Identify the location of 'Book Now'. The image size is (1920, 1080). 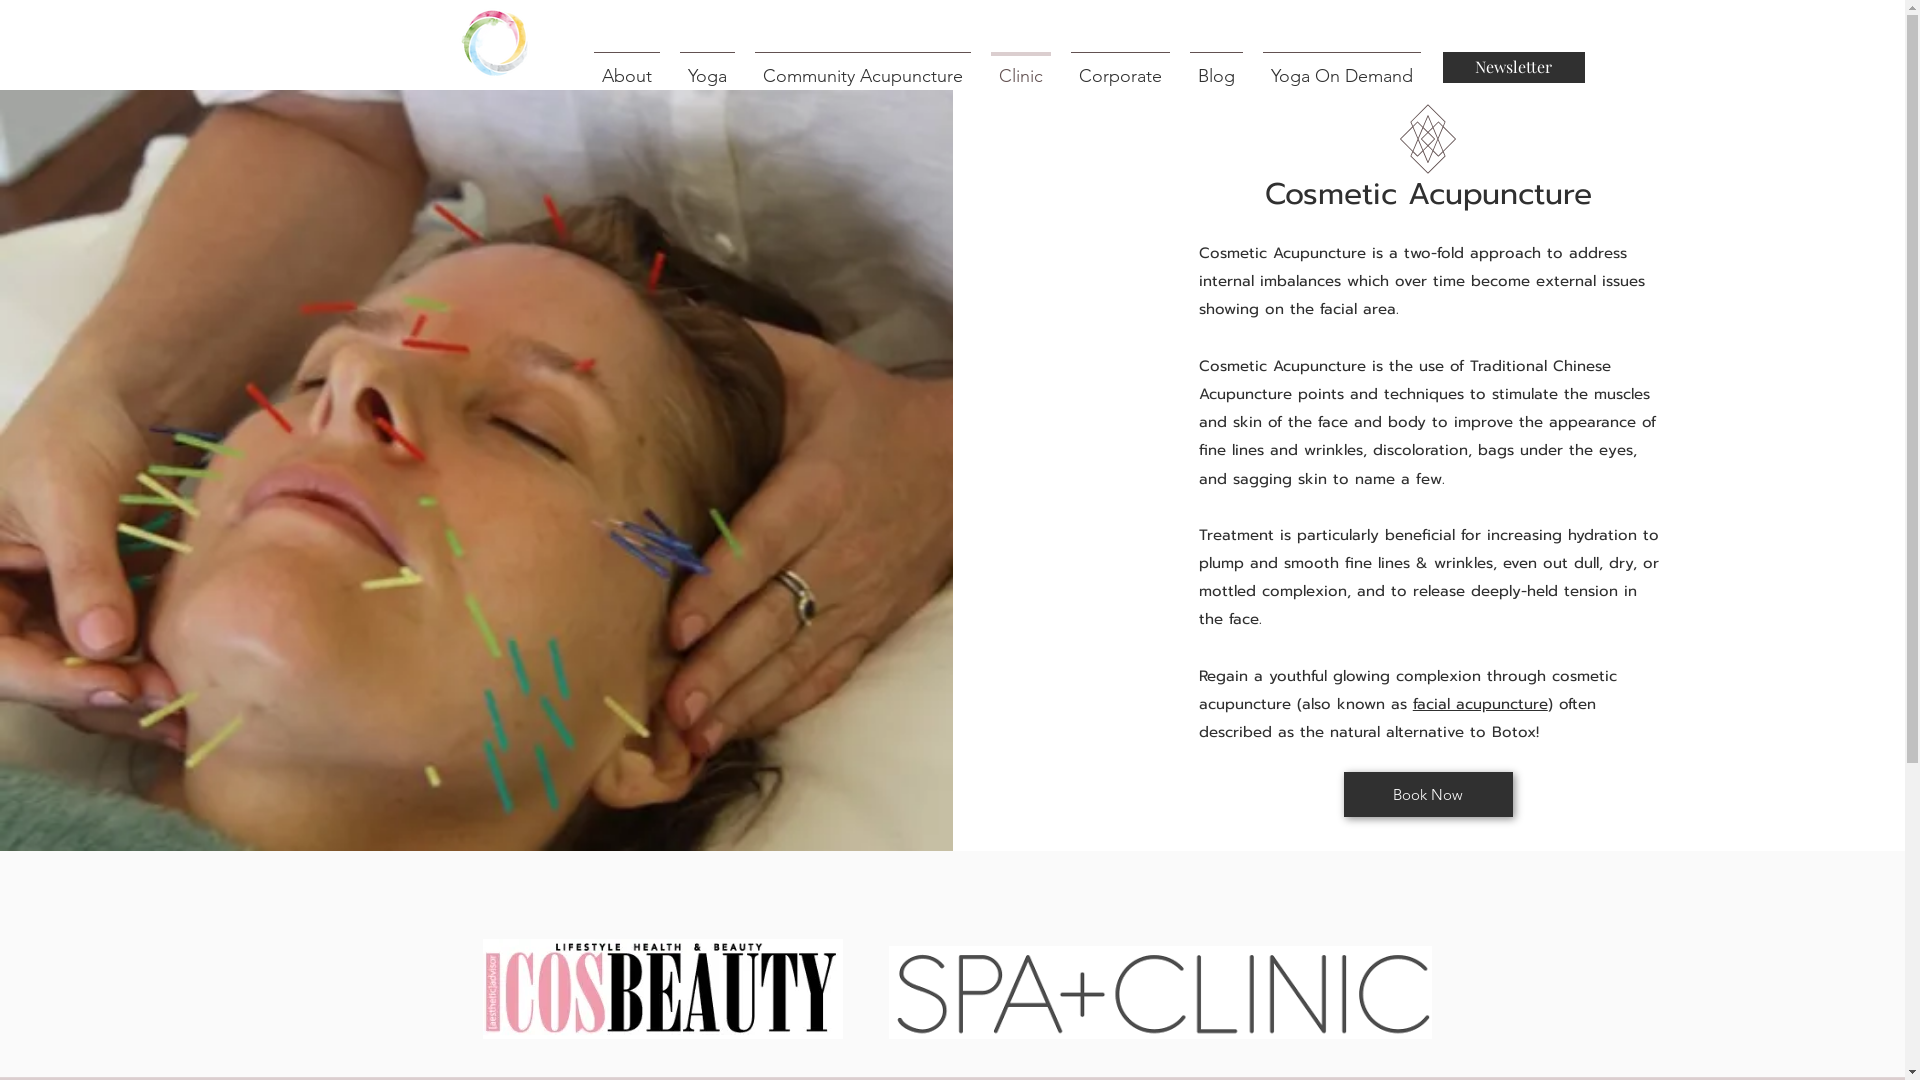
(1427, 793).